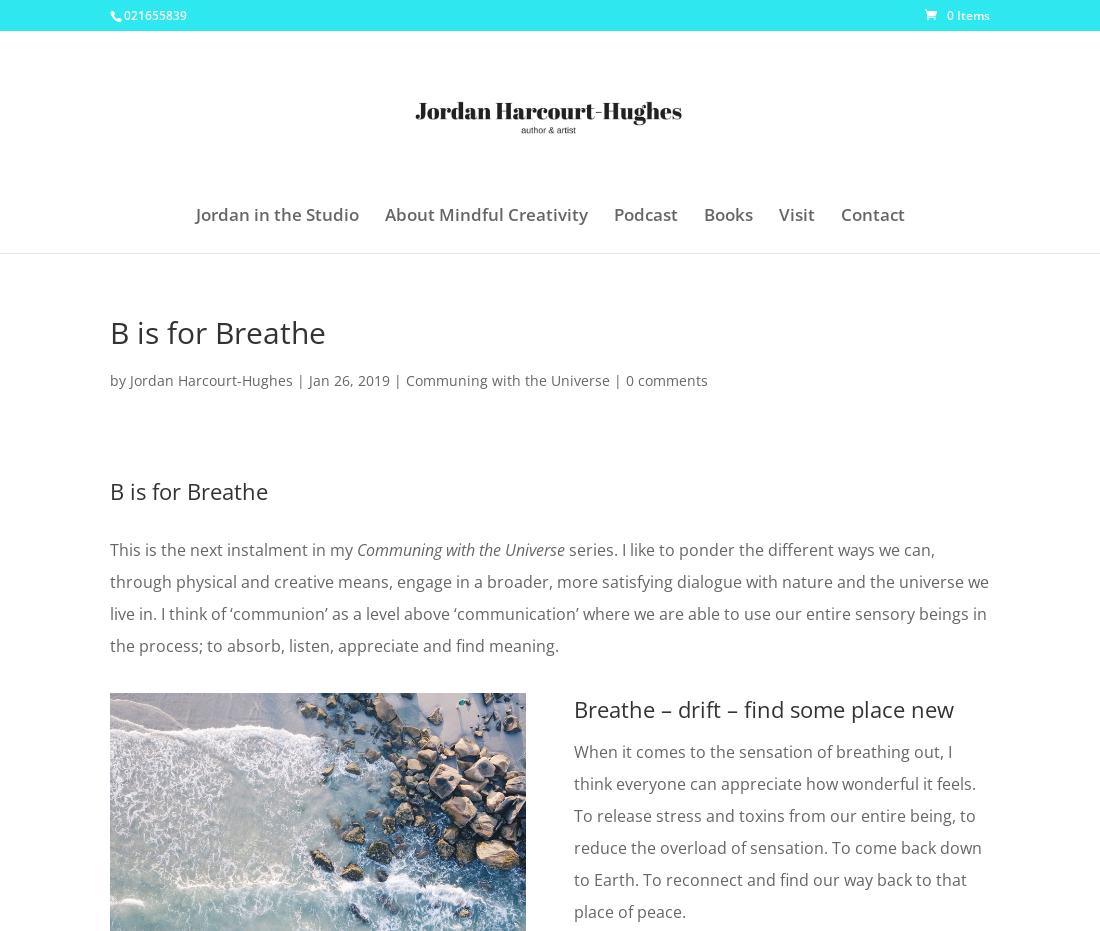 The height and width of the screenshot is (931, 1100). I want to click on '021655839', so click(154, 14).